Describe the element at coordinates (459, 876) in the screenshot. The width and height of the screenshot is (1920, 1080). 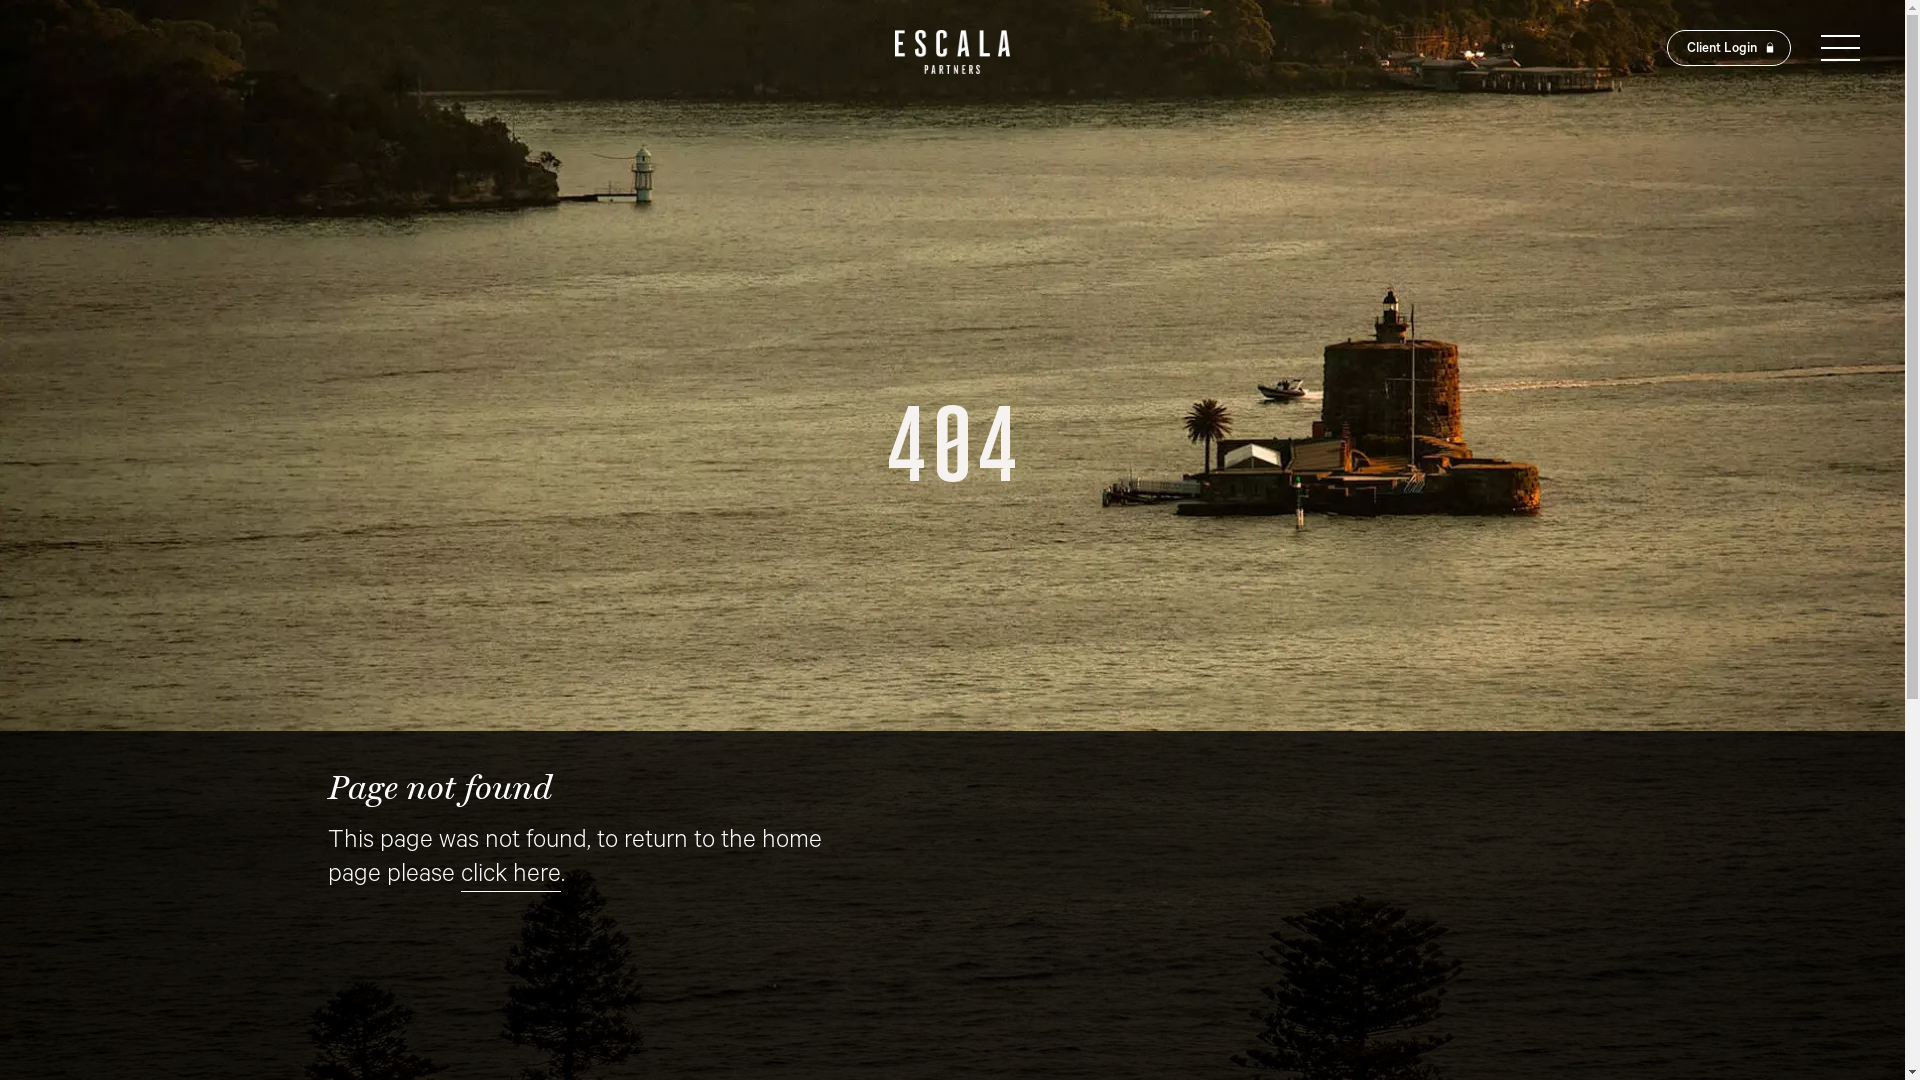
I see `'click here'` at that location.